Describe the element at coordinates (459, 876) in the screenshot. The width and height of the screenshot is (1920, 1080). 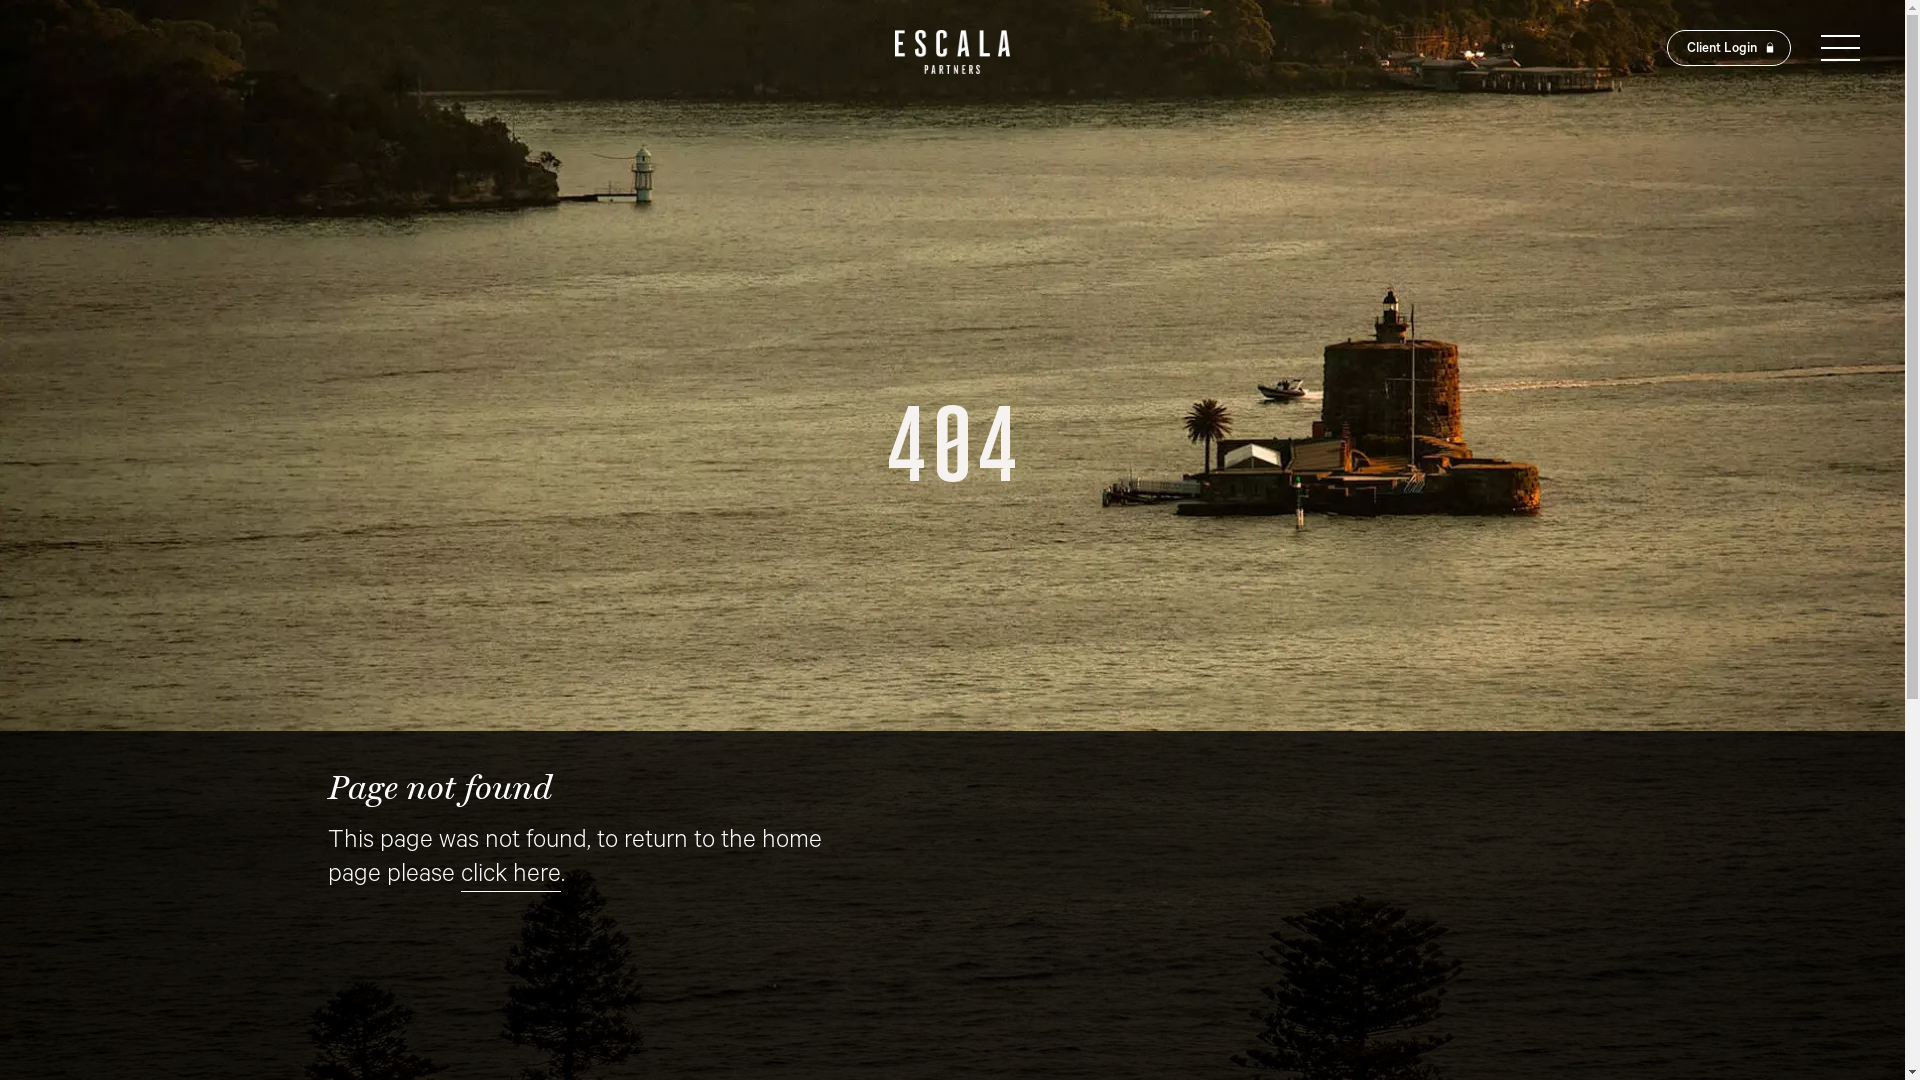
I see `'click here'` at that location.